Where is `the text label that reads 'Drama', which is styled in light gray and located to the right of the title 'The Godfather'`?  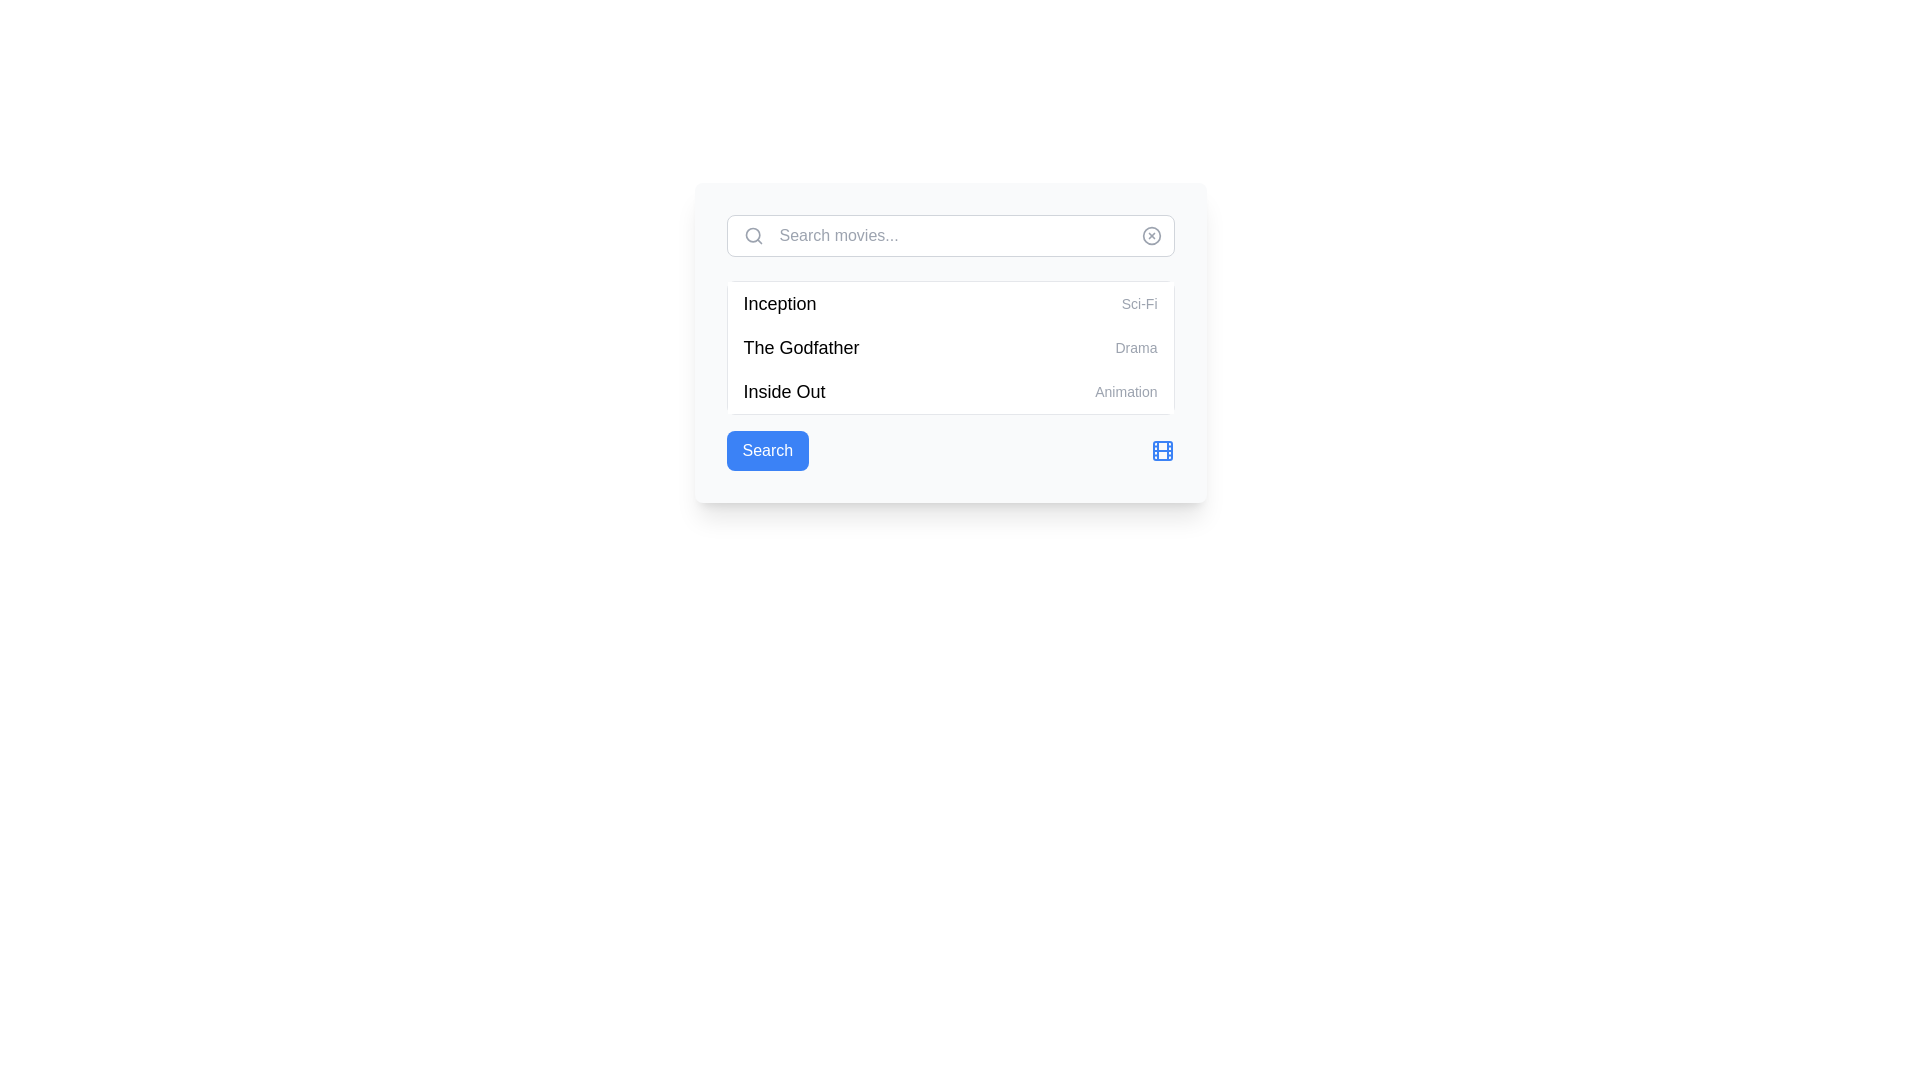 the text label that reads 'Drama', which is styled in light gray and located to the right of the title 'The Godfather' is located at coordinates (1136, 346).